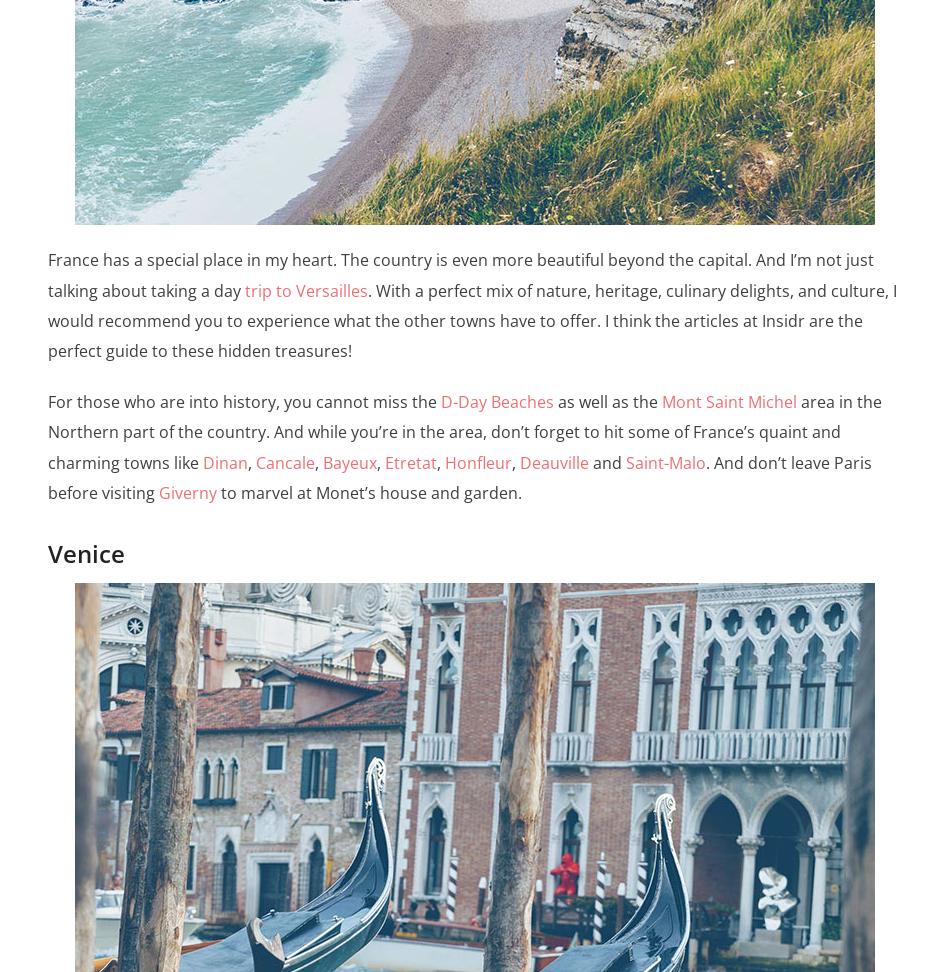 Image resolution: width=950 pixels, height=972 pixels. What do you see at coordinates (346, 460) in the screenshot?
I see `'Bayeux'` at bounding box center [346, 460].